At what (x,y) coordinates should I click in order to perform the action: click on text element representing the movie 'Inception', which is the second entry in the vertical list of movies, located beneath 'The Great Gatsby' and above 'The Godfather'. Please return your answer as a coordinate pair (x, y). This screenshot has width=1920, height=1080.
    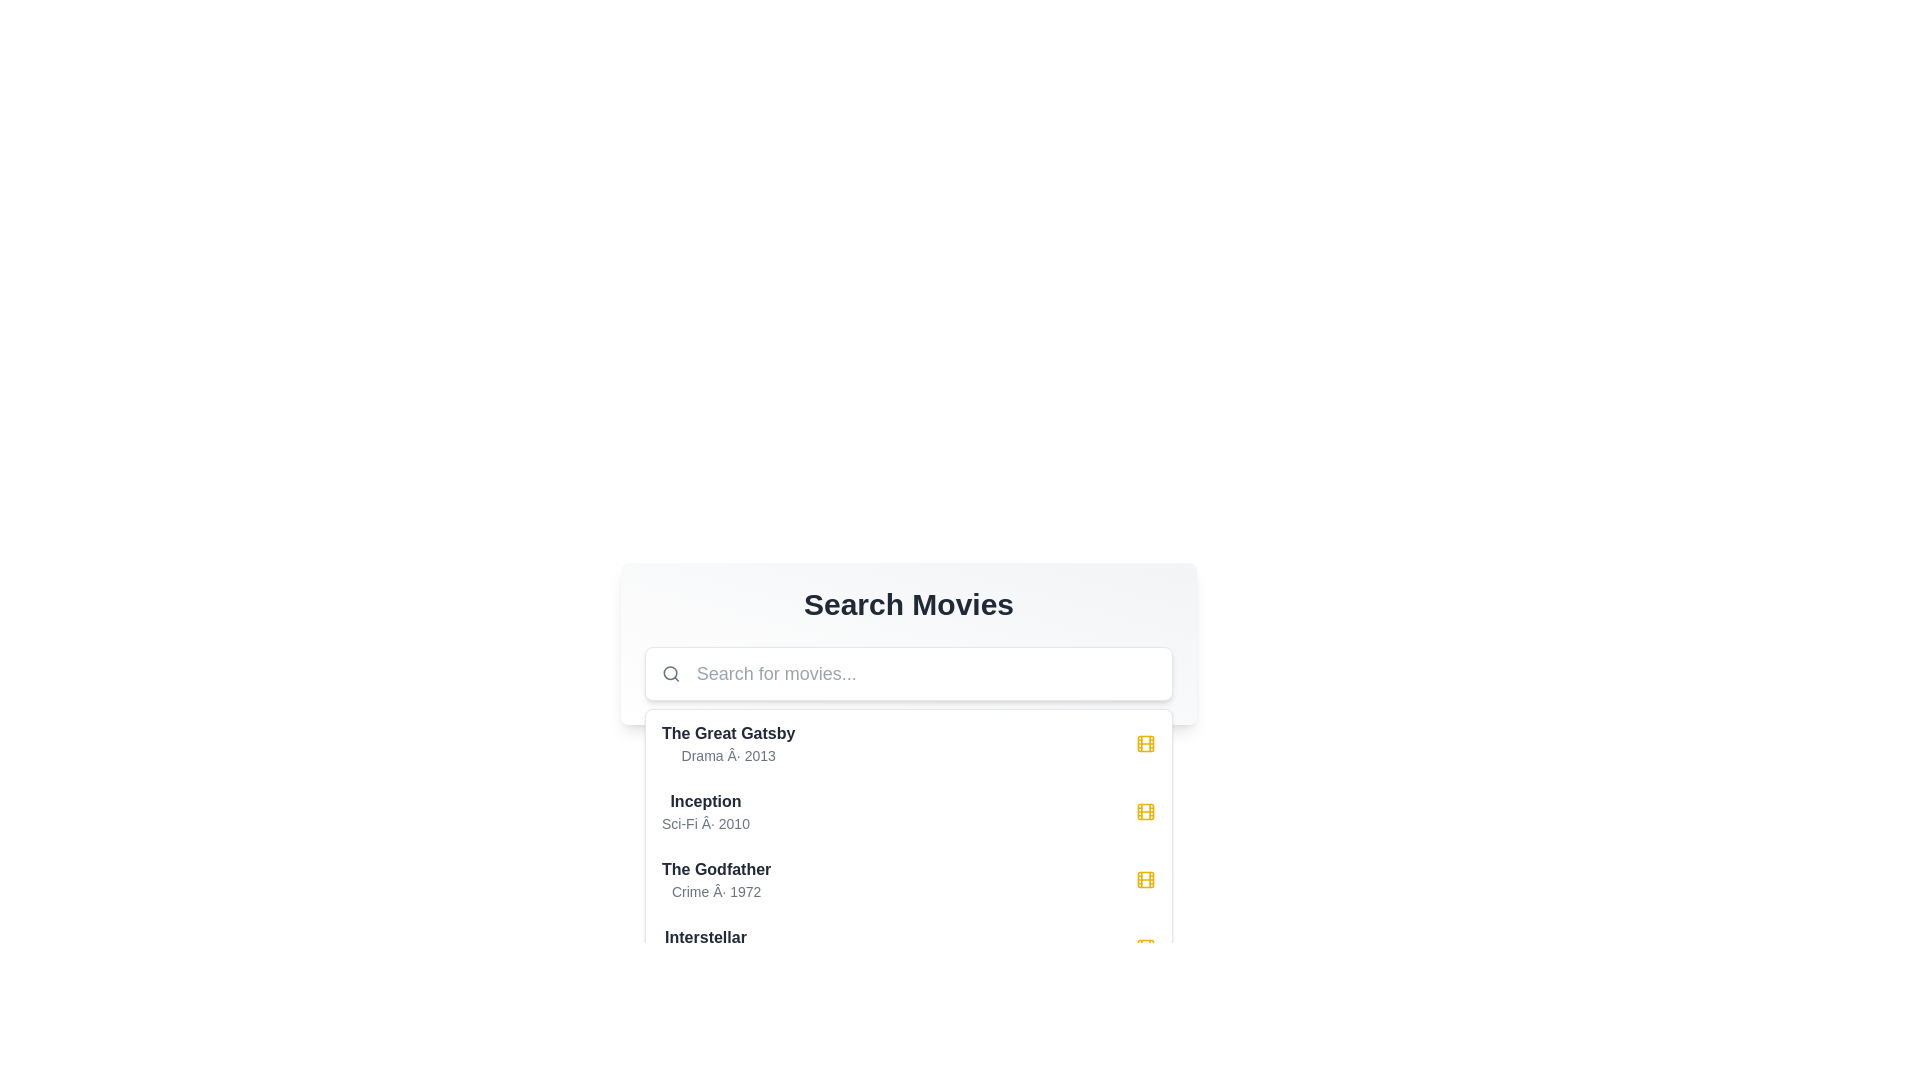
    Looking at the image, I should click on (705, 812).